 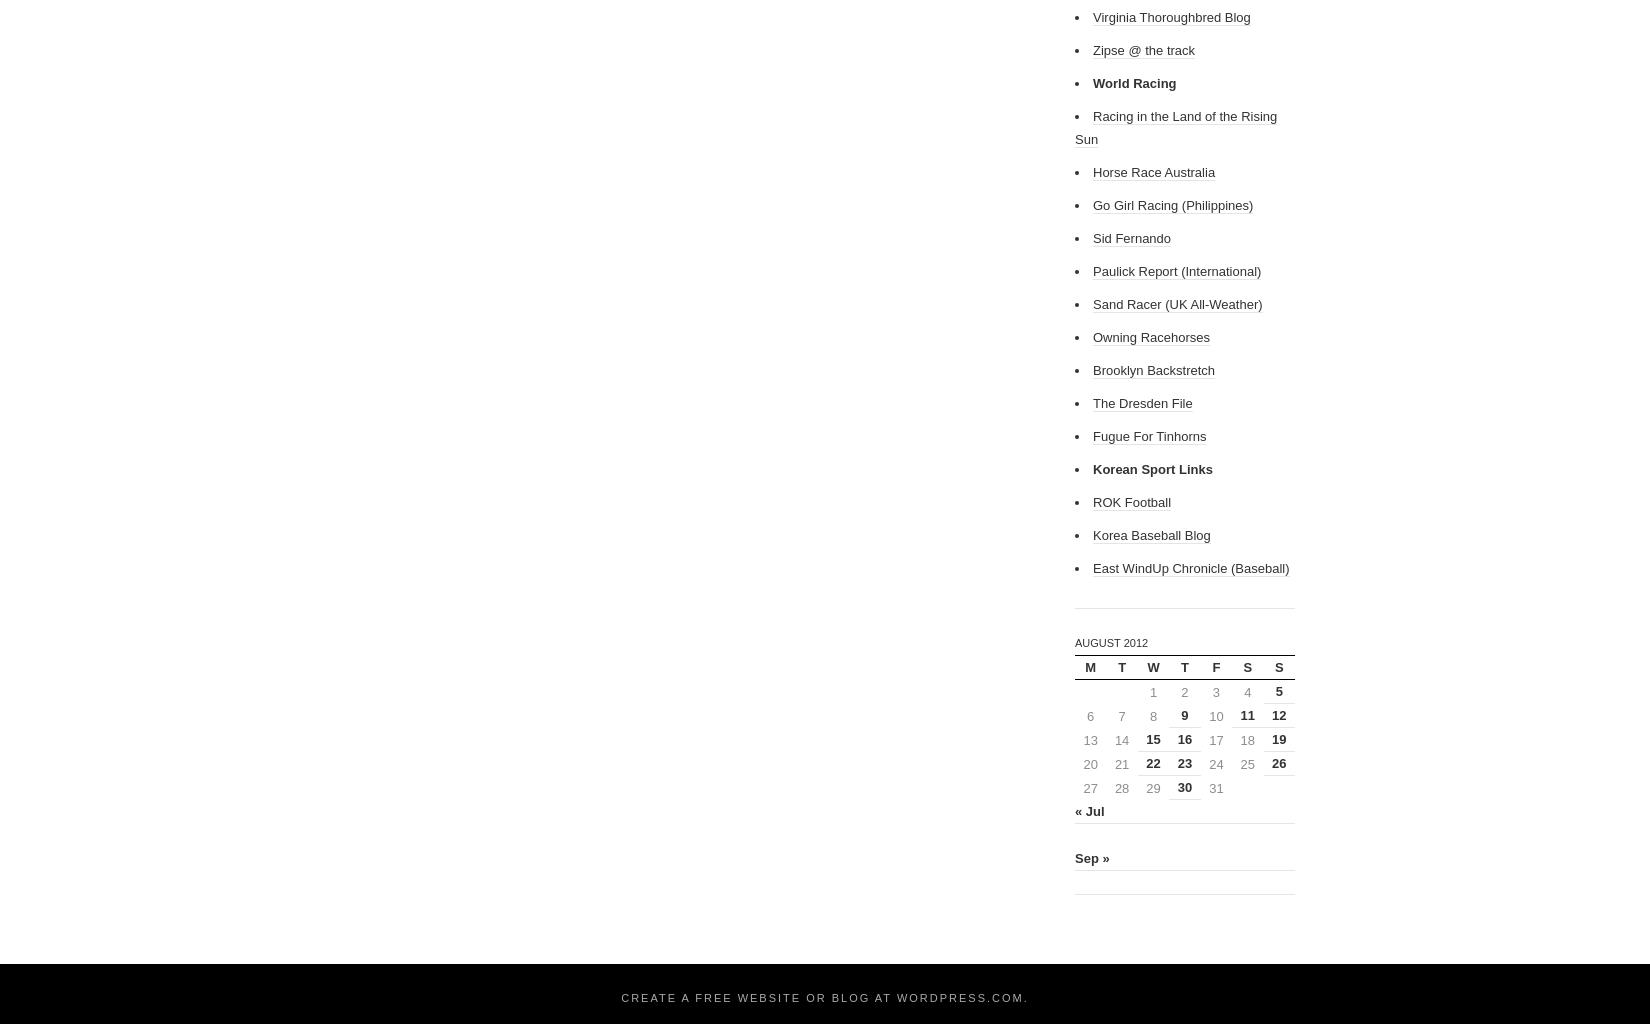 What do you see at coordinates (1089, 811) in the screenshot?
I see `'« Jul'` at bounding box center [1089, 811].